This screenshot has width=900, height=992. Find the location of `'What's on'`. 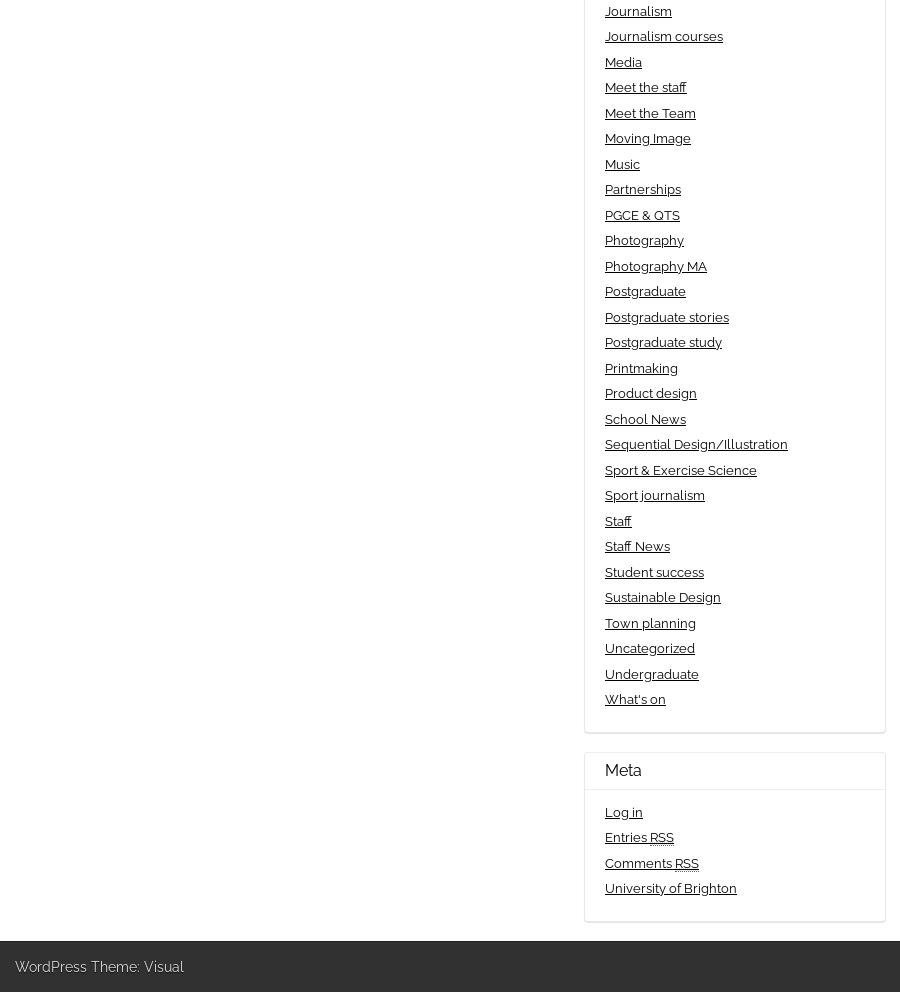

'What's on' is located at coordinates (635, 698).